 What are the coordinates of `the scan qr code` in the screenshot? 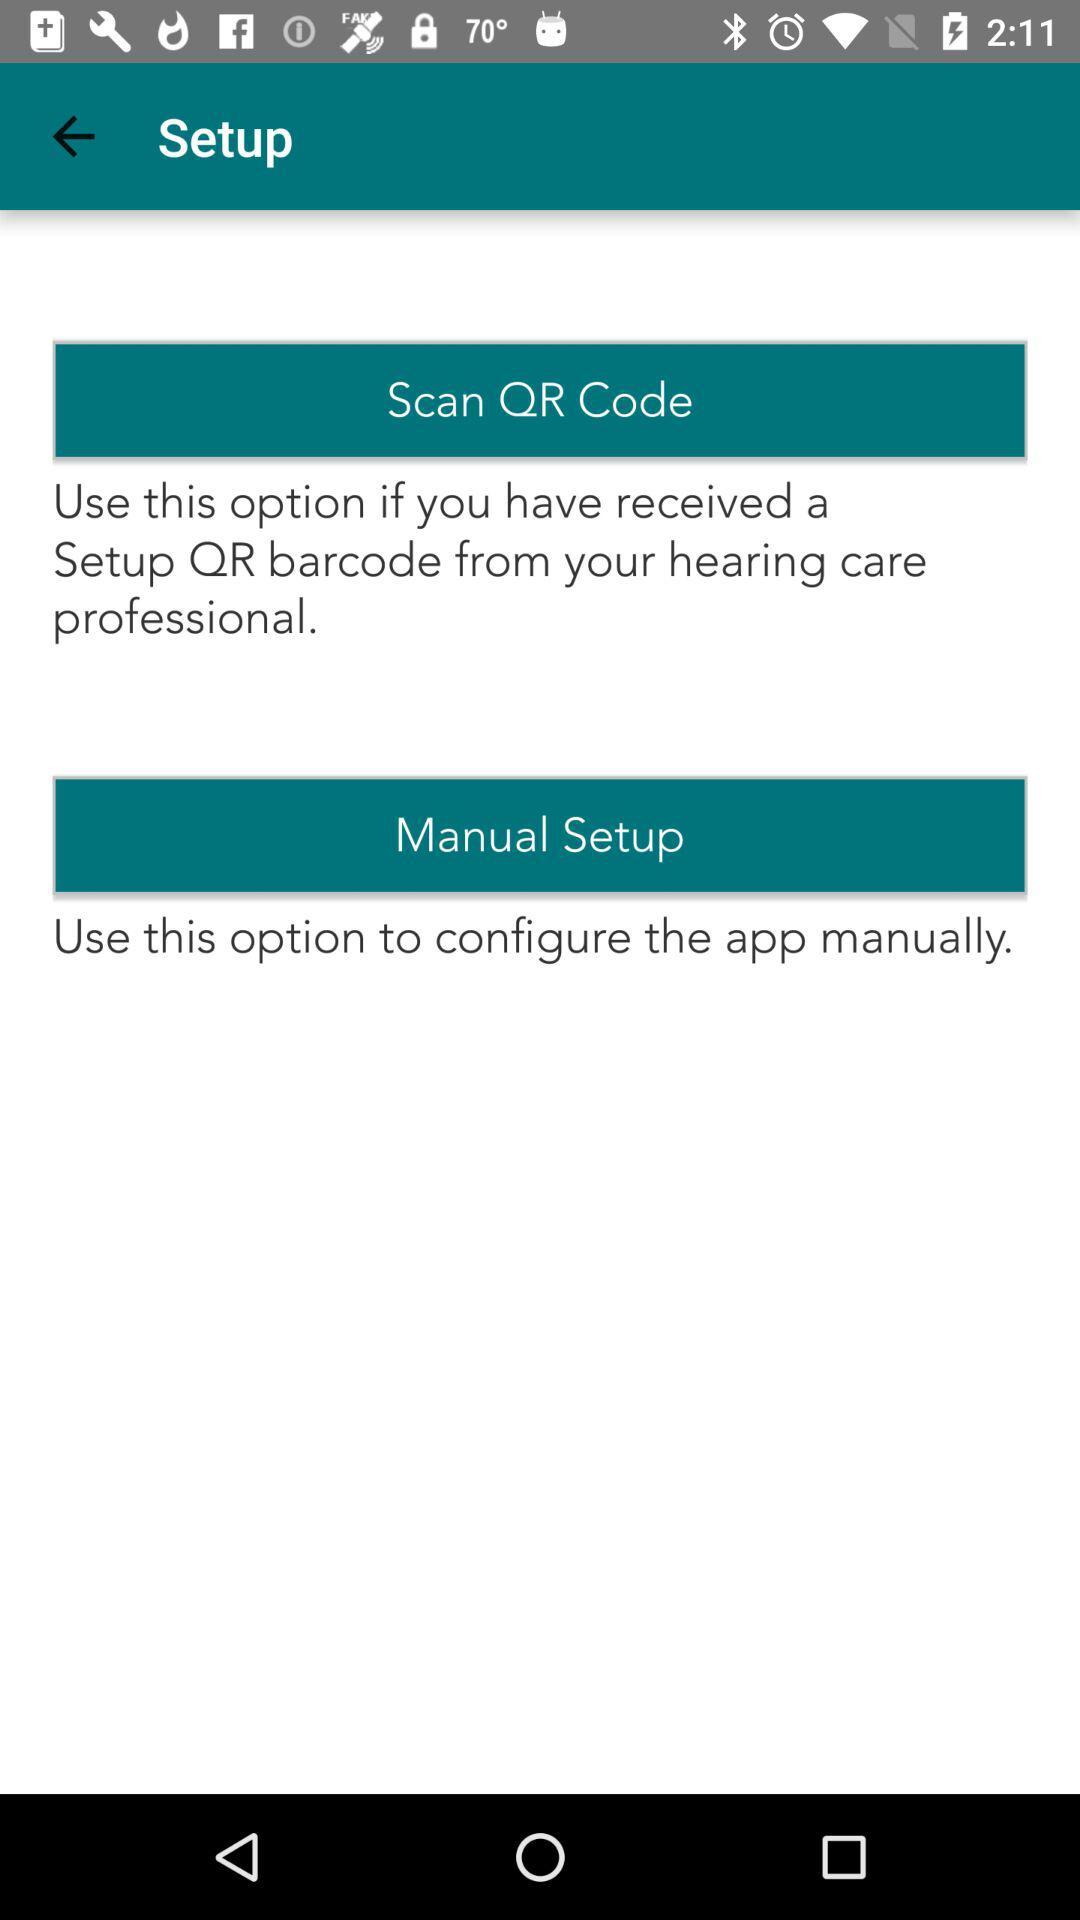 It's located at (540, 400).